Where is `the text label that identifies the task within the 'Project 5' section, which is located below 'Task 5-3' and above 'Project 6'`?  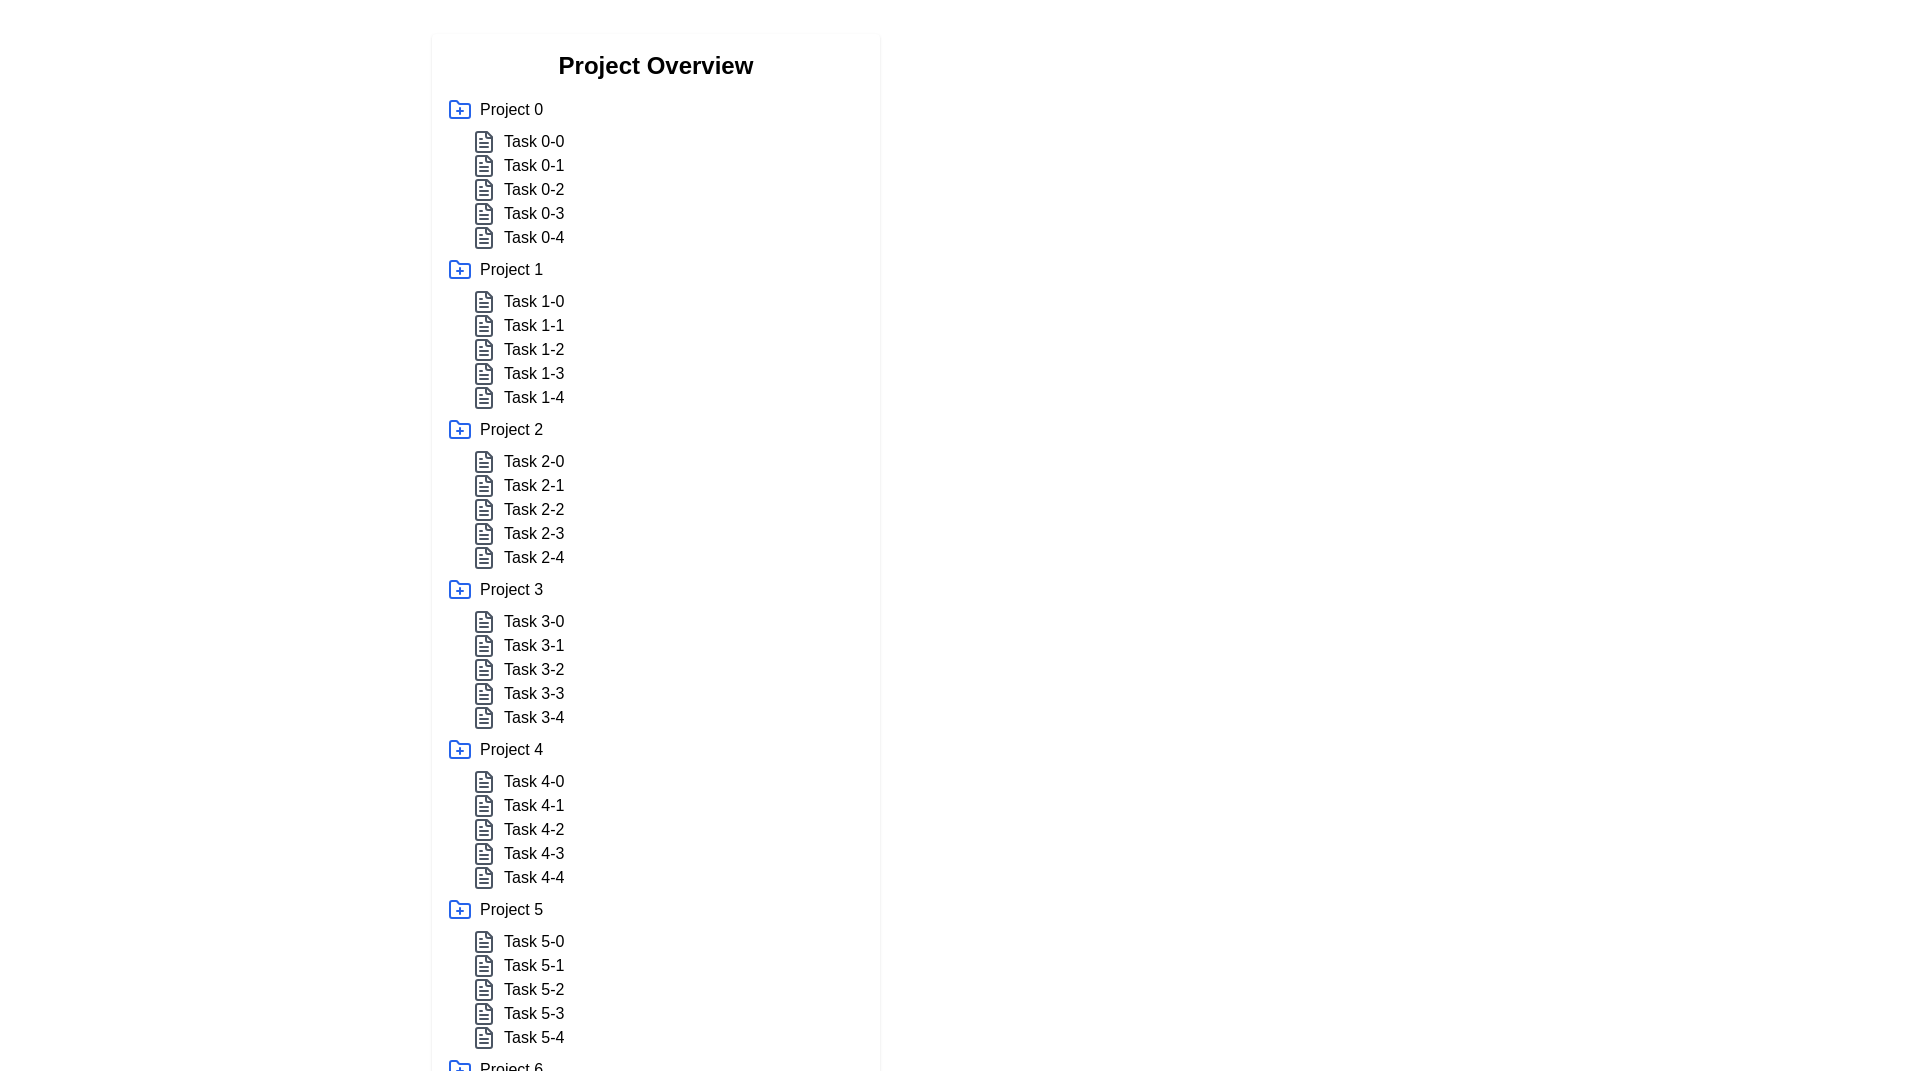 the text label that identifies the task within the 'Project 5' section, which is located below 'Task 5-3' and above 'Project 6' is located at coordinates (534, 1036).